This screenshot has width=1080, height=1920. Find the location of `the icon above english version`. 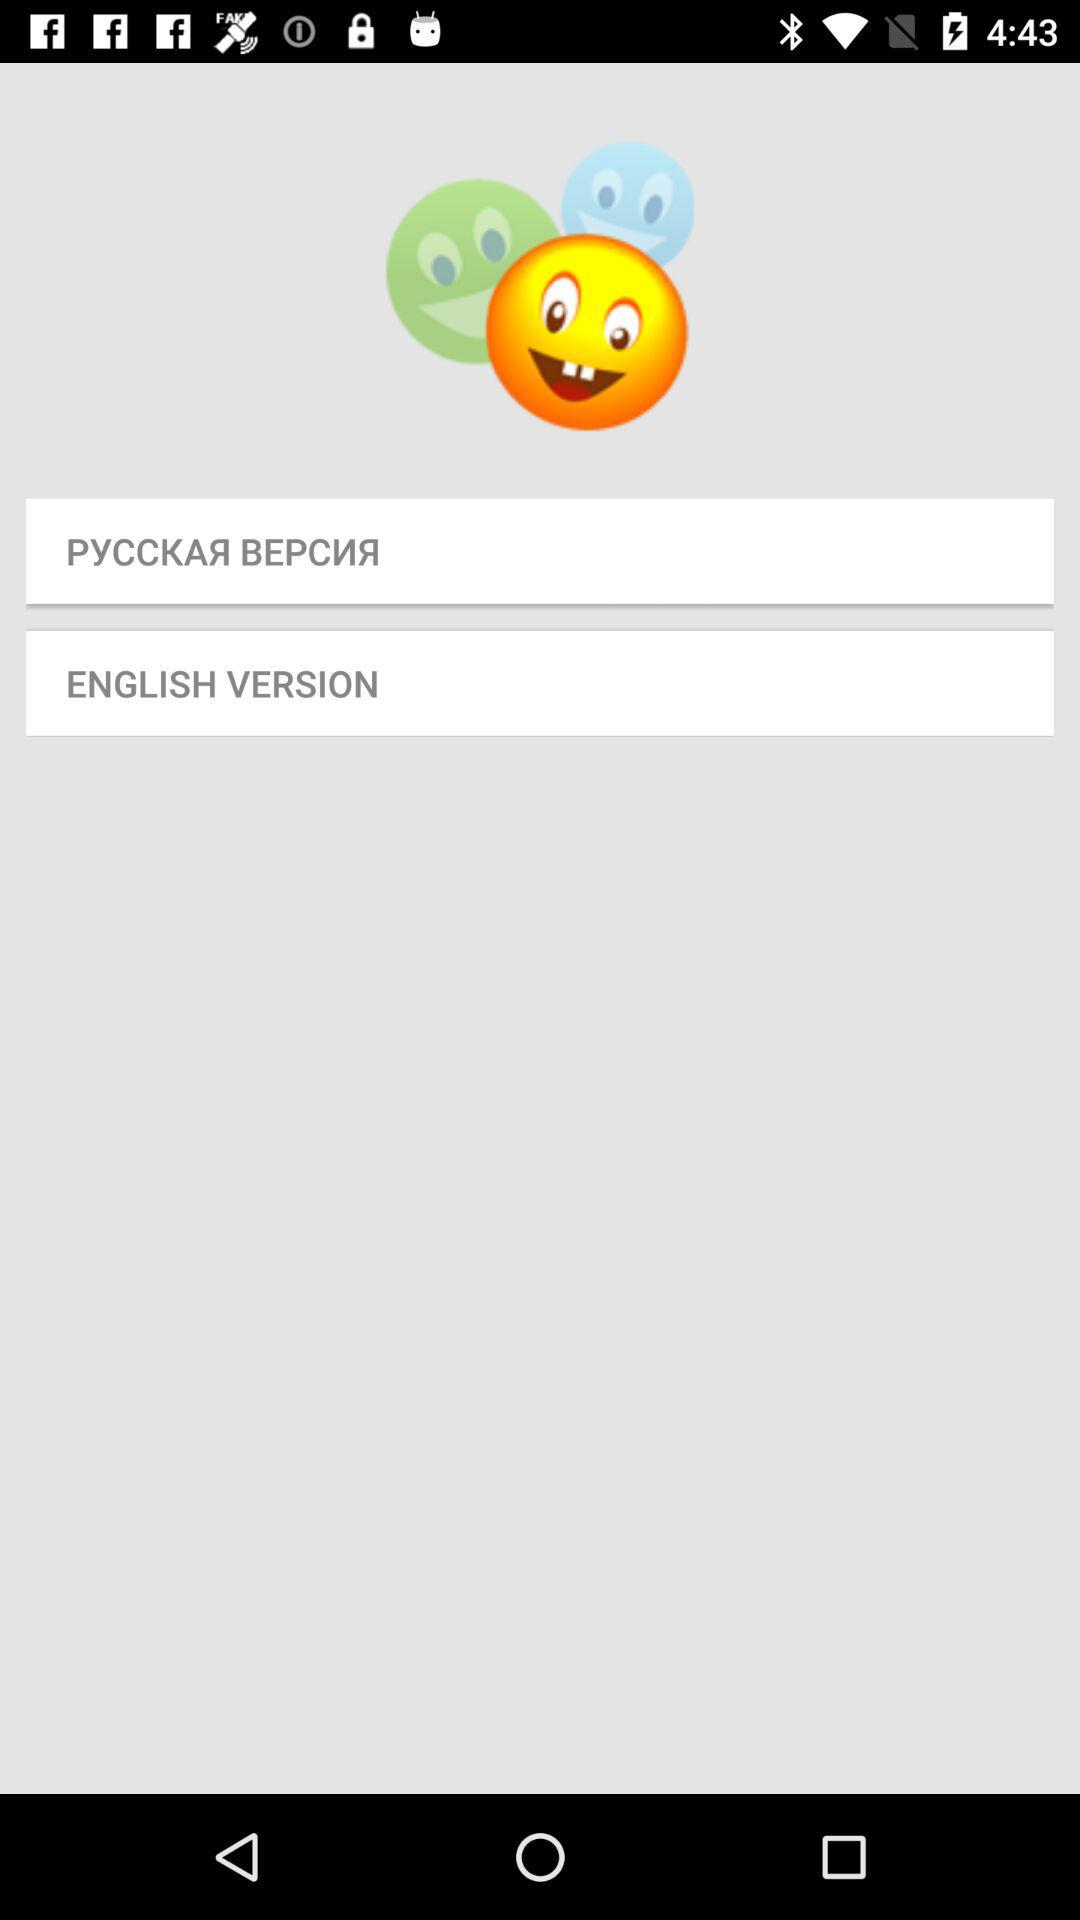

the icon above english version is located at coordinates (540, 551).